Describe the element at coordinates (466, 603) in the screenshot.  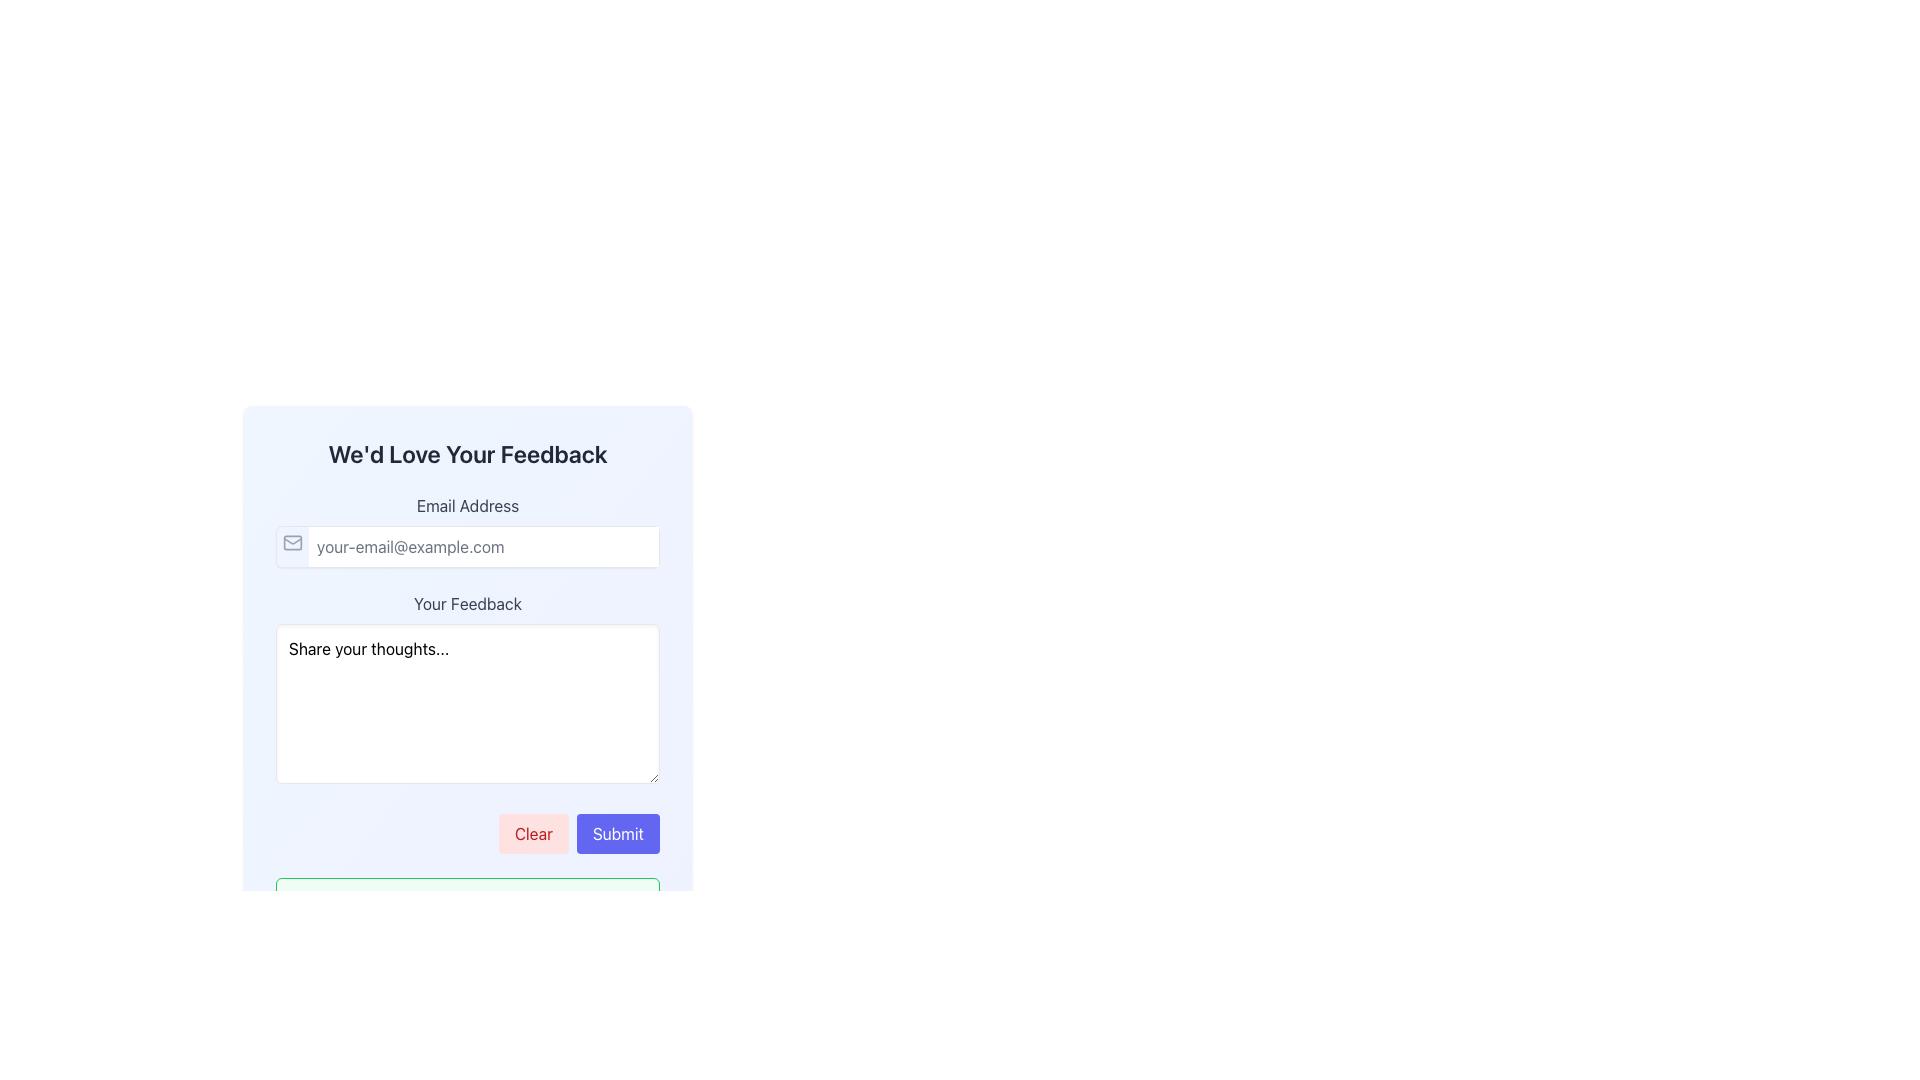
I see `the 'Your Feedback' label in the feedback form, which provides context for the following textarea` at that location.